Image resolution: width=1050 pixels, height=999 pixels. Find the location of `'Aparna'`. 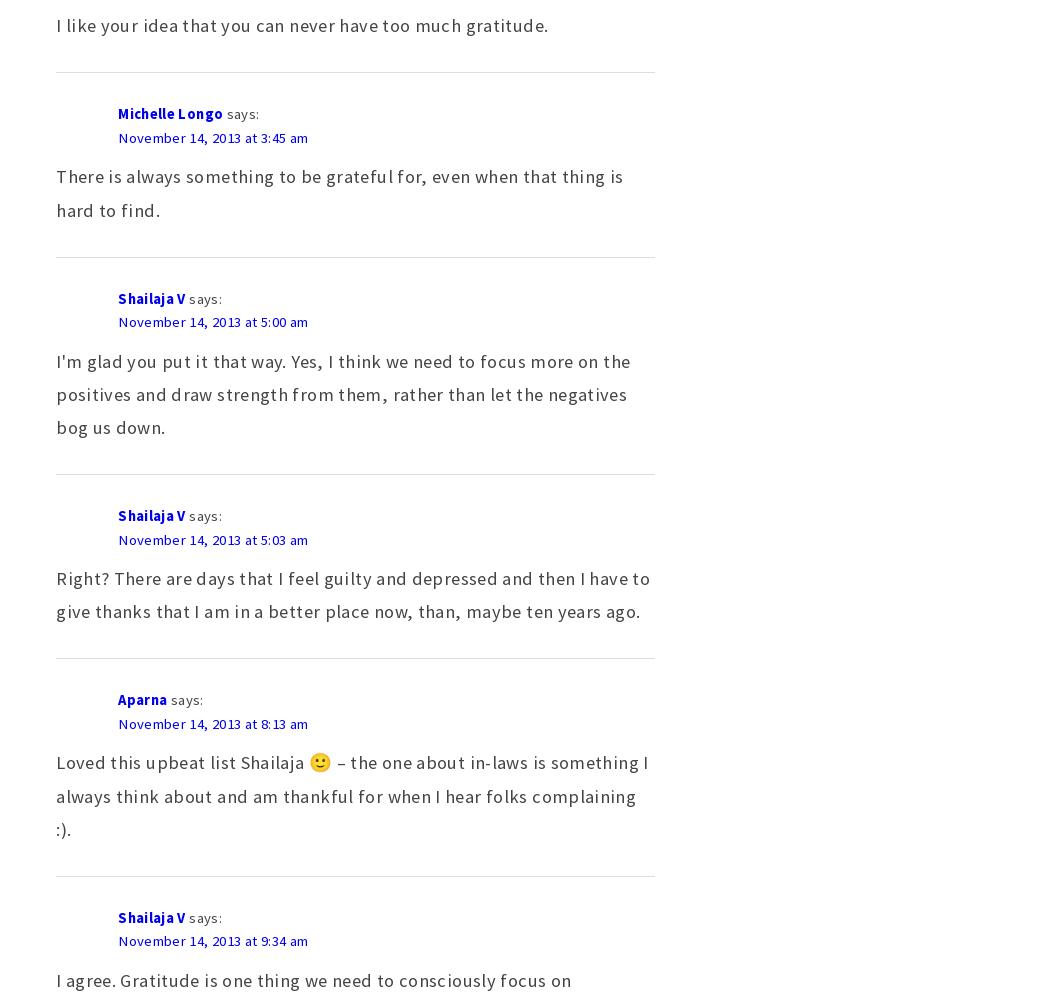

'Aparna' is located at coordinates (141, 699).